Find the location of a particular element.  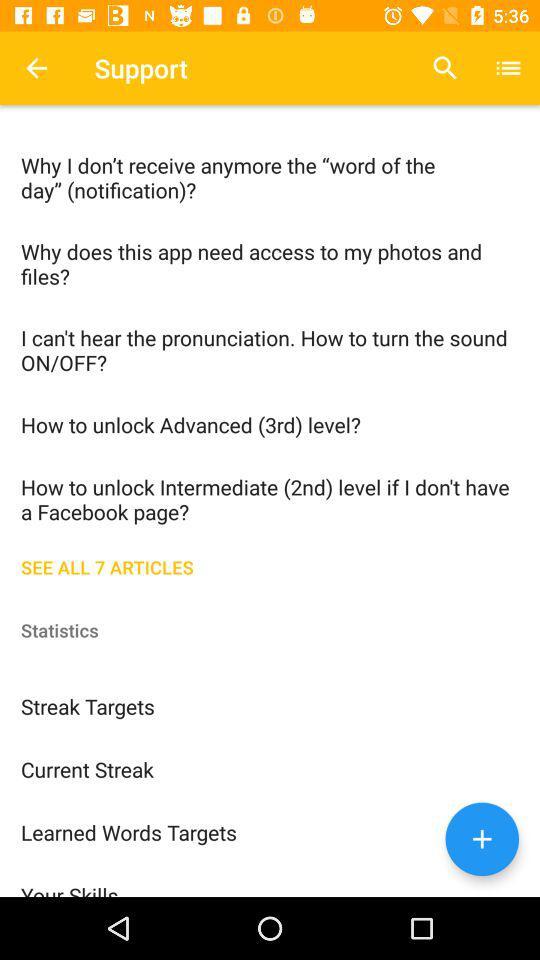

the add icon is located at coordinates (481, 839).